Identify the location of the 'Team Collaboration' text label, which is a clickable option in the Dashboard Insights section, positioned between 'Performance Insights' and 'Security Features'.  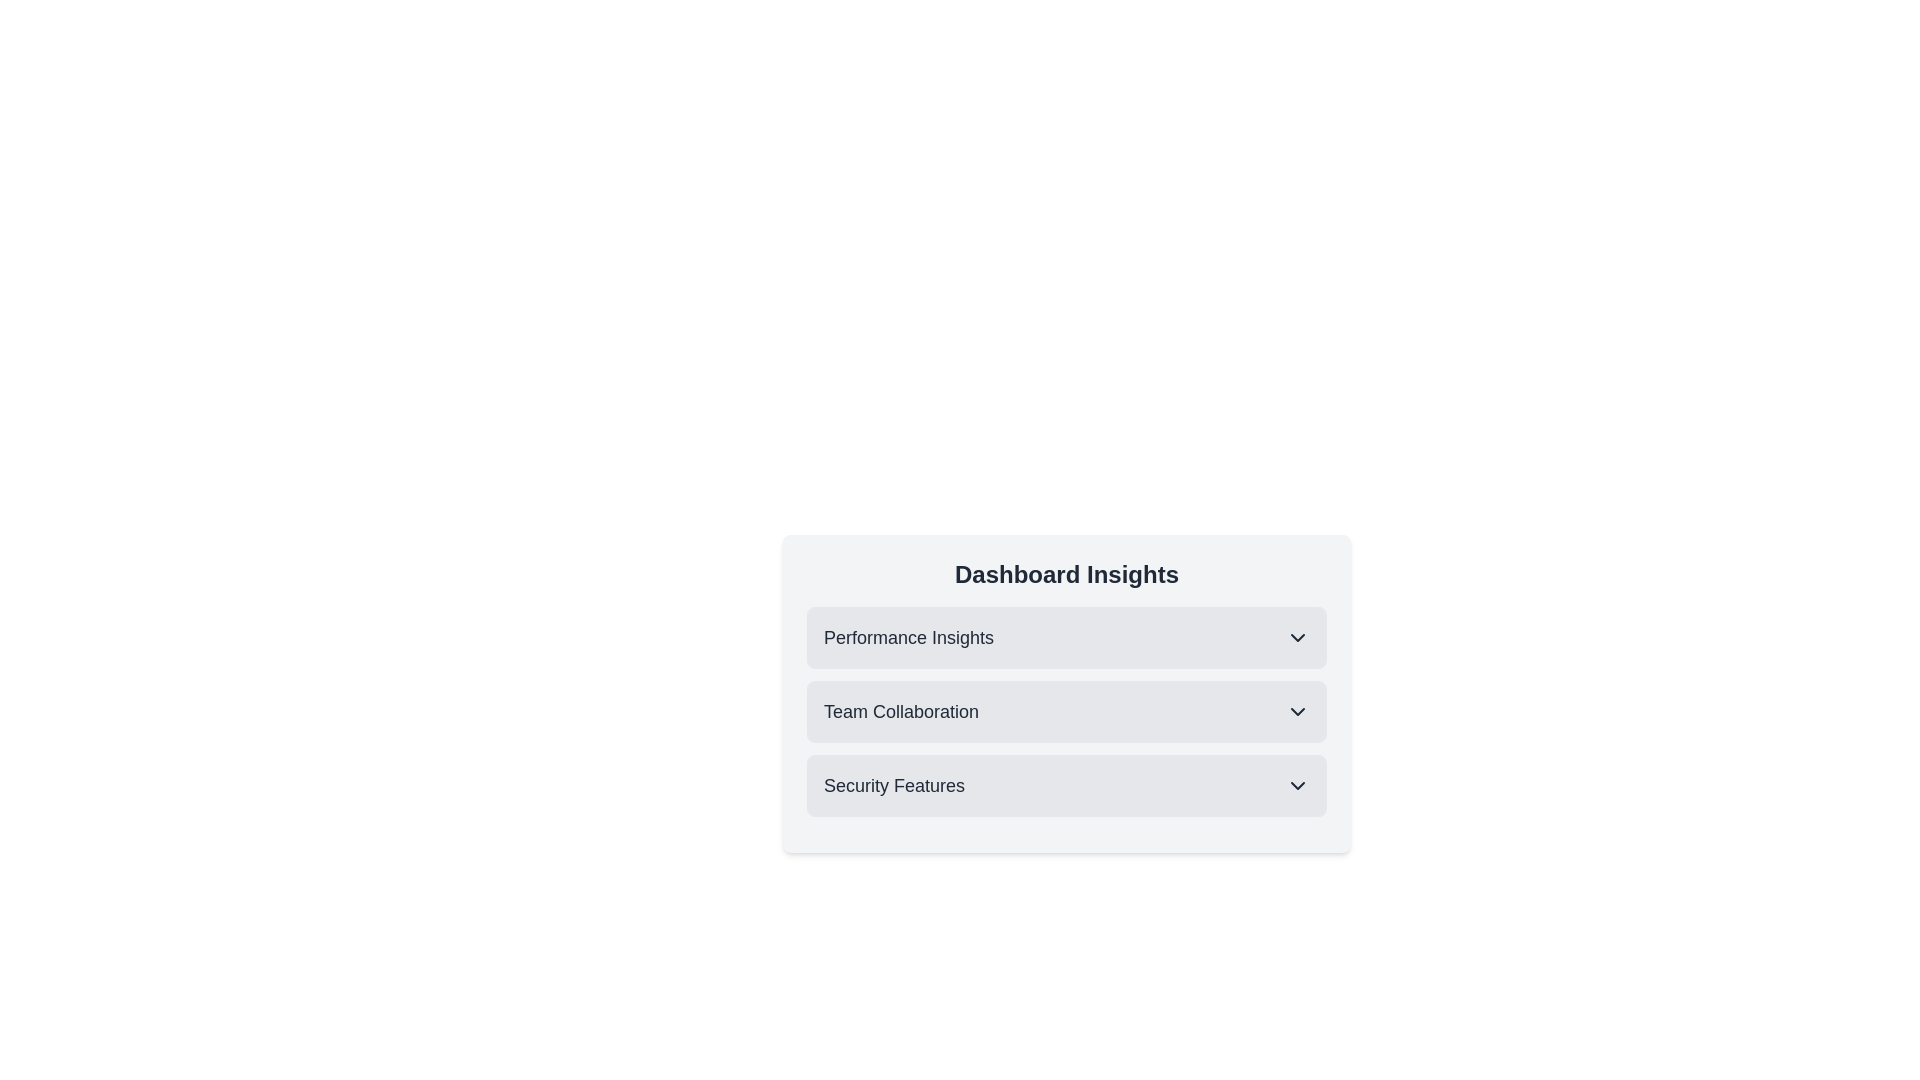
(900, 711).